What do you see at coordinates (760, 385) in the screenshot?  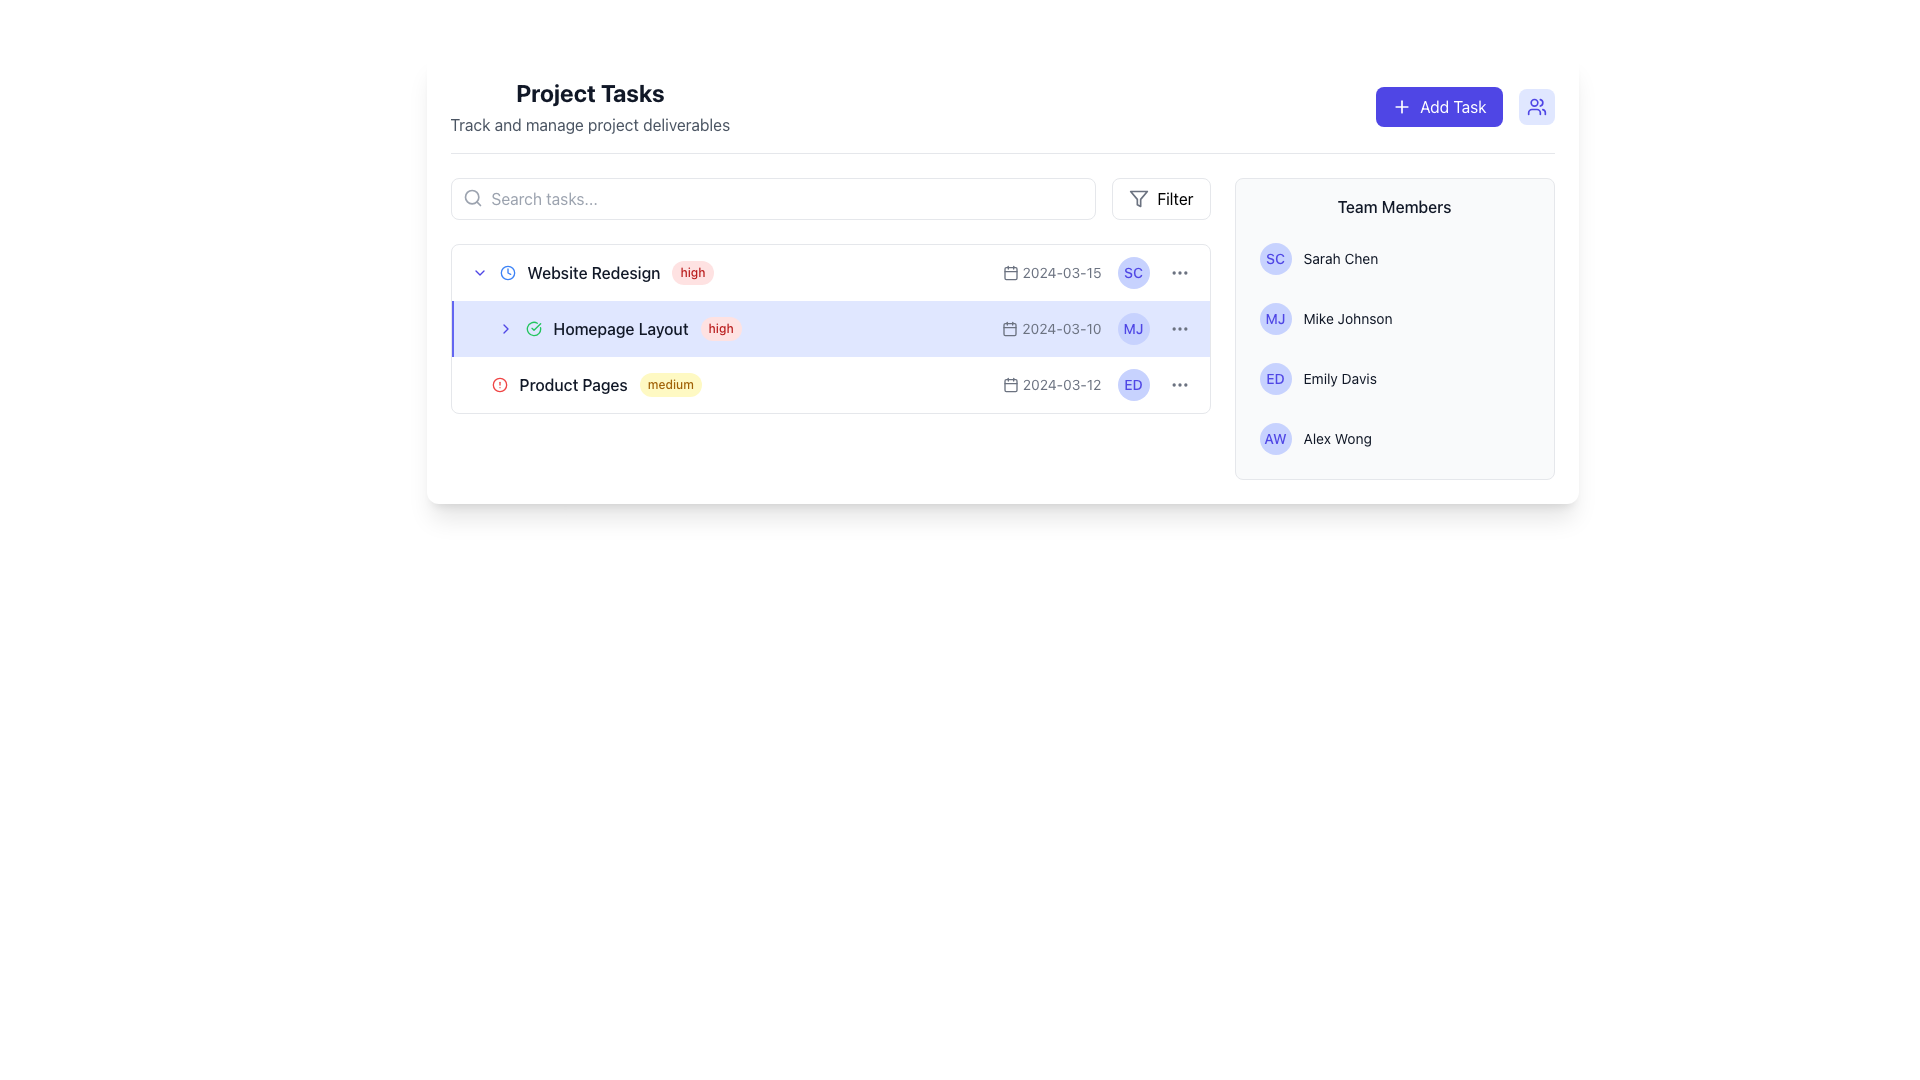 I see `the task entry labeled 'Product Pages' with the priority tag 'medium', located in the third row of the task list under 'Project Tasks'` at bounding box center [760, 385].